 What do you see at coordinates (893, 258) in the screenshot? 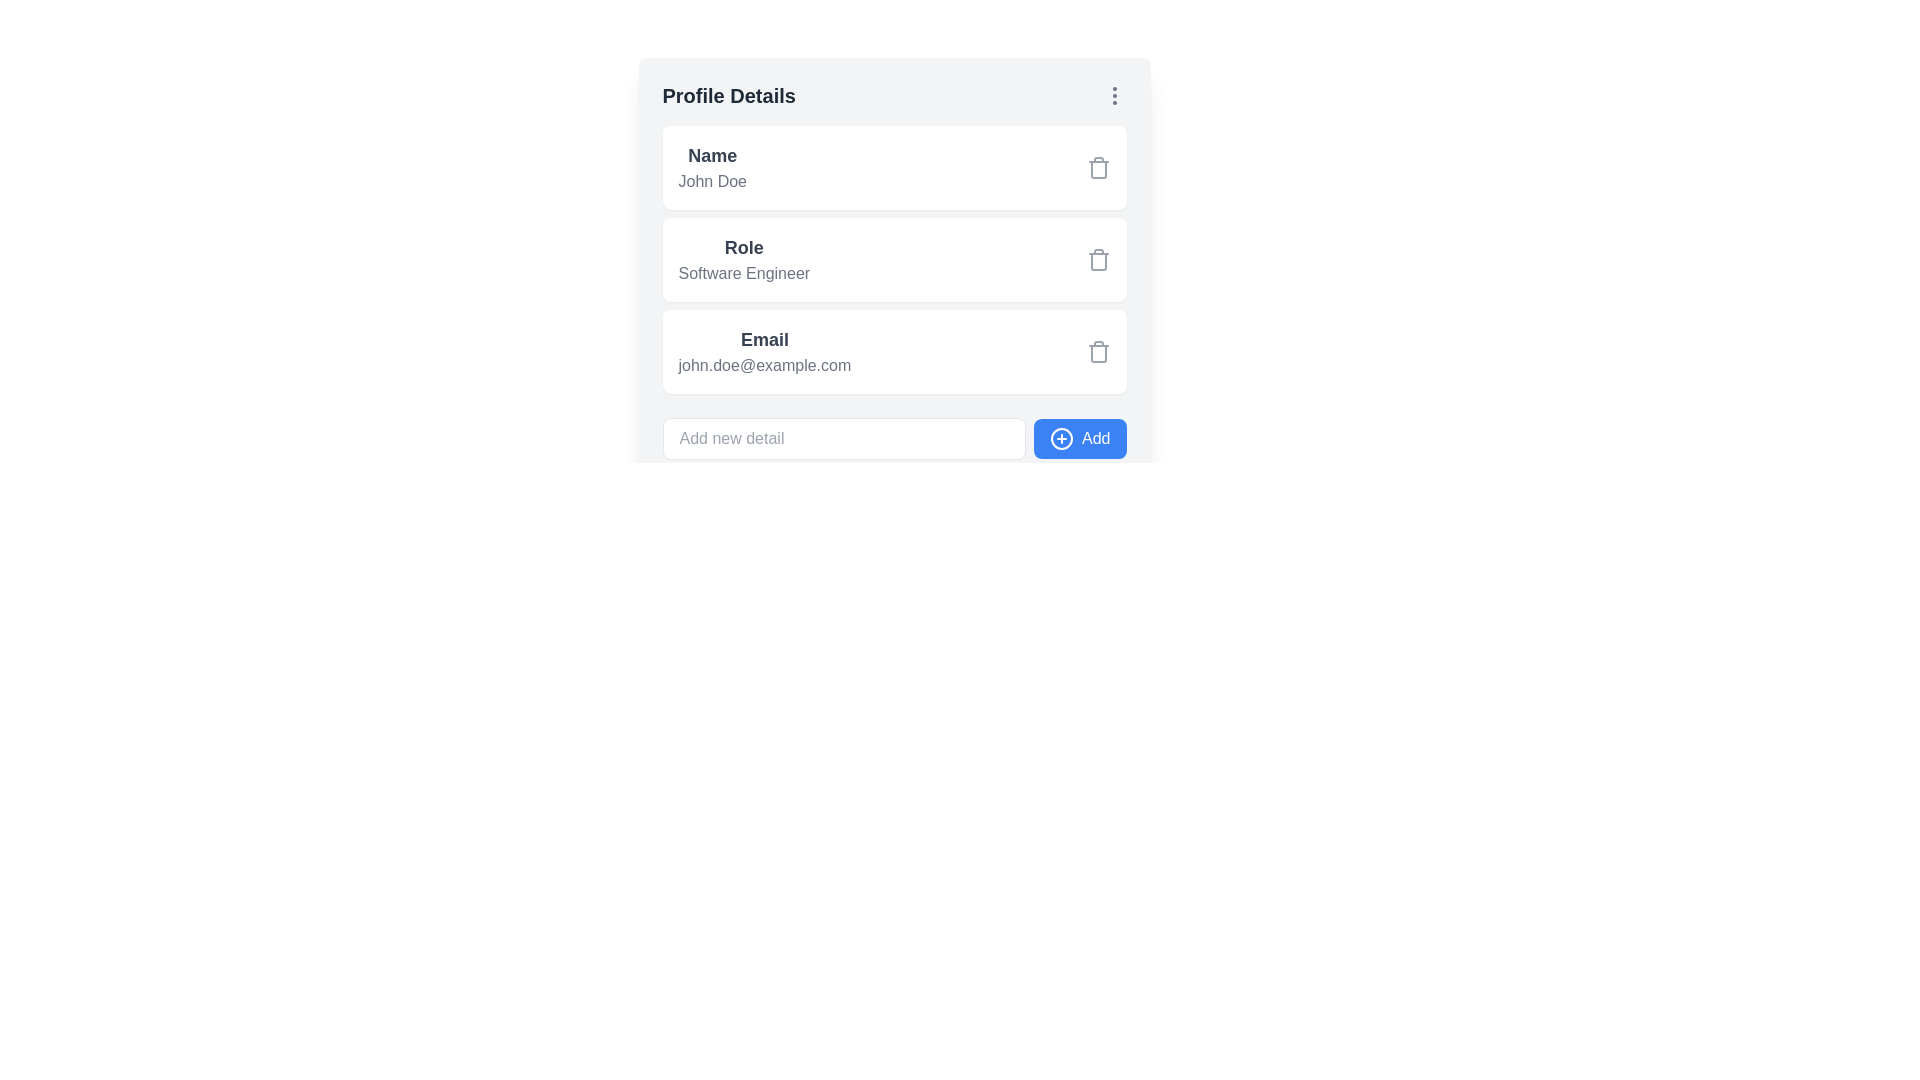
I see `the 'Role Software Engineer' section in the Information Display Section, which features a white background and rounded corners, positioned between the 'Name' and 'Email' sections` at bounding box center [893, 258].